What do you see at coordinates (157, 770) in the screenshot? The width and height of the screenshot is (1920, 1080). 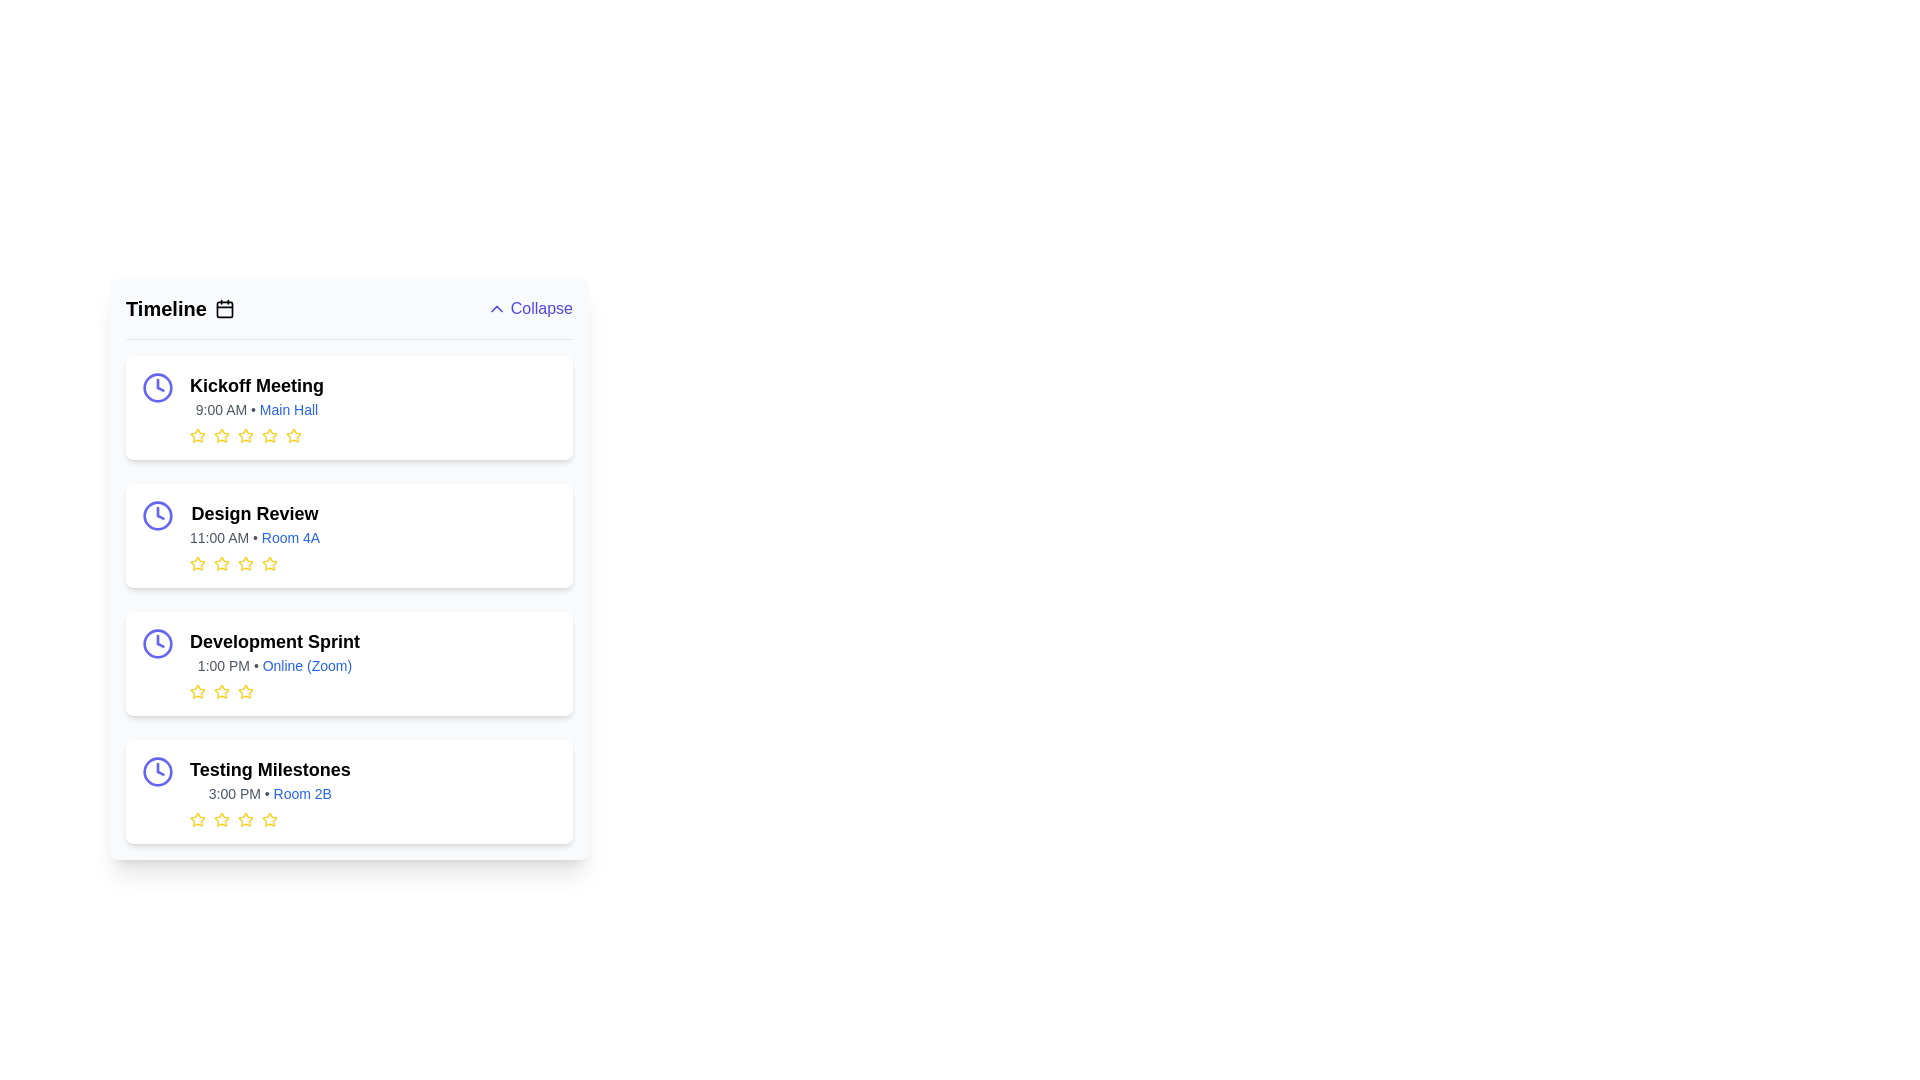 I see `the SVG circle representing the clock face within the timeline entry icon, located adjacent to the 'Testing Milestones' card, which is the fourth item in the vertical list of timeline entries` at bounding box center [157, 770].